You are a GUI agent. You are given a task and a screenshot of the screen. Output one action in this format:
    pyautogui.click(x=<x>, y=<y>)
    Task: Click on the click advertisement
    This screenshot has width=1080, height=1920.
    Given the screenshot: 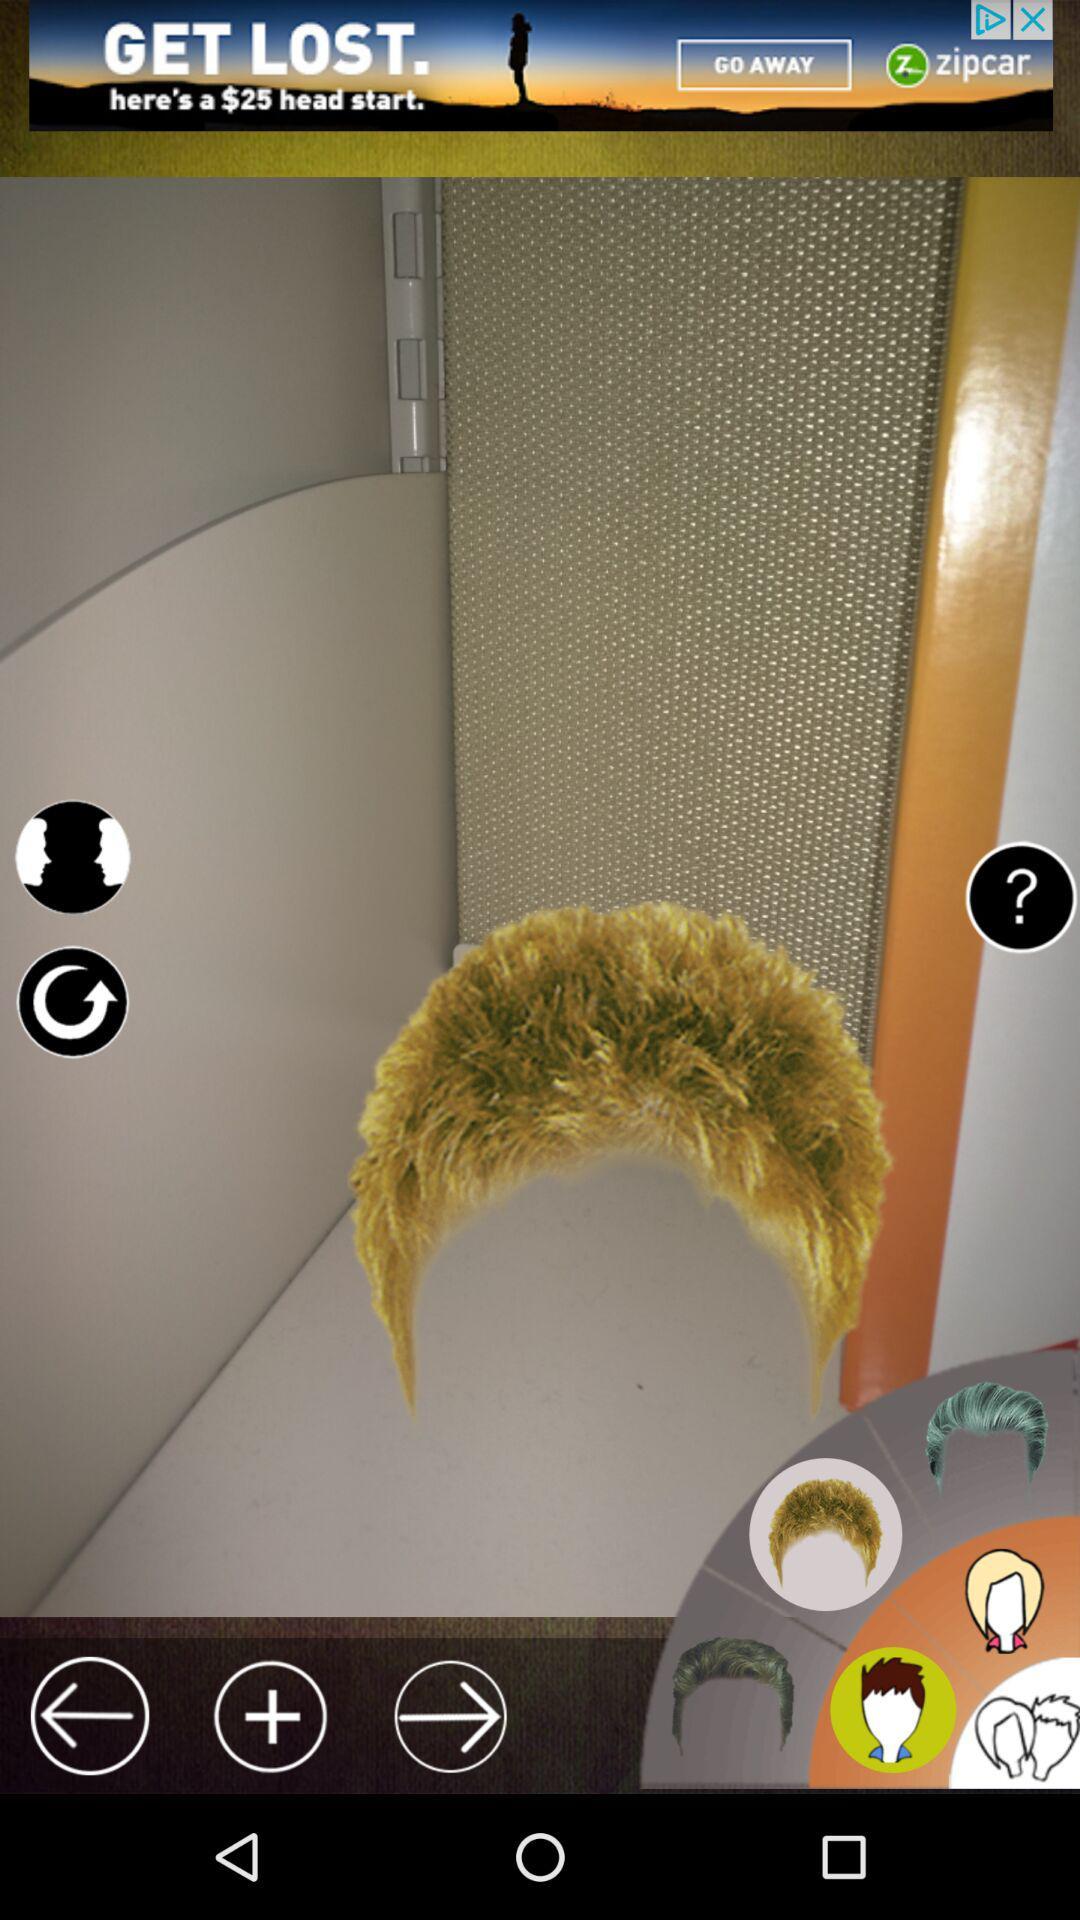 What is the action you would take?
    pyautogui.click(x=540, y=65)
    